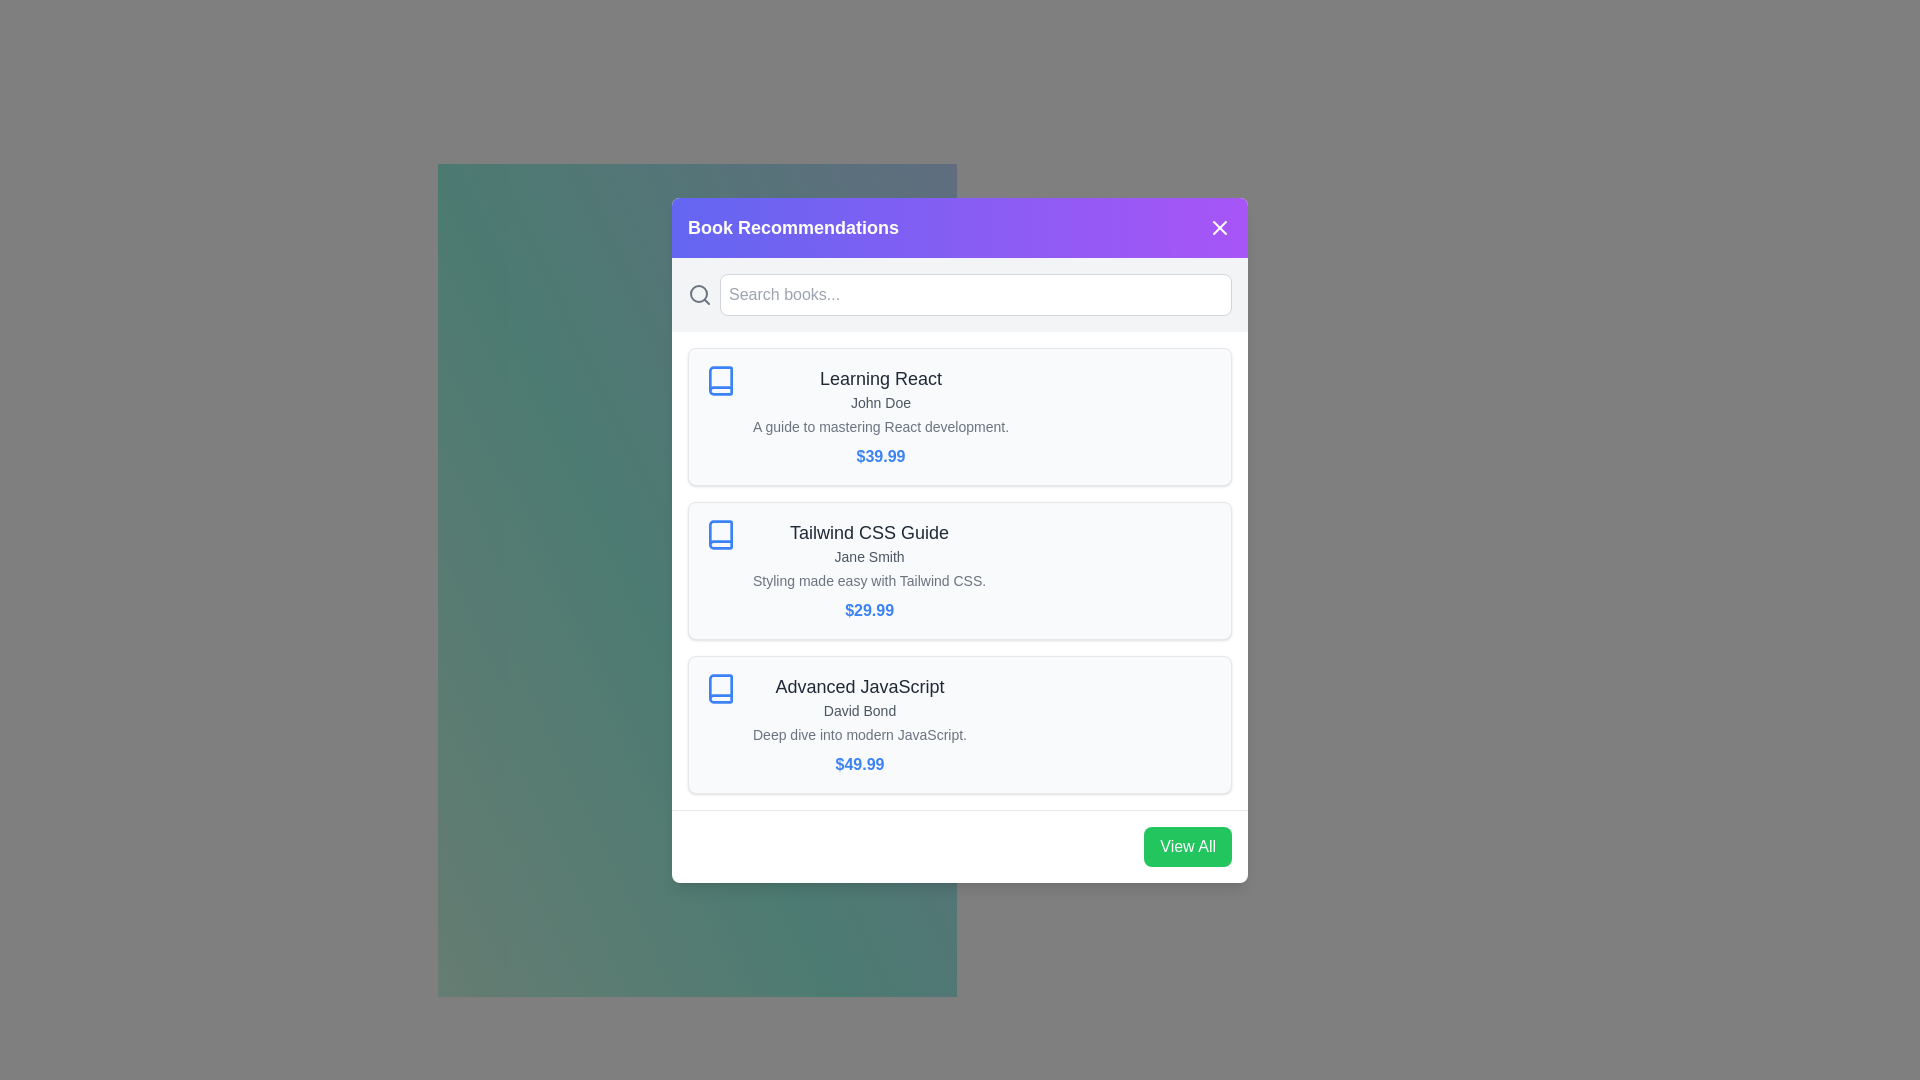 The height and width of the screenshot is (1080, 1920). What do you see at coordinates (960, 570) in the screenshot?
I see `the second informational card in the vertical list of book recommendations` at bounding box center [960, 570].